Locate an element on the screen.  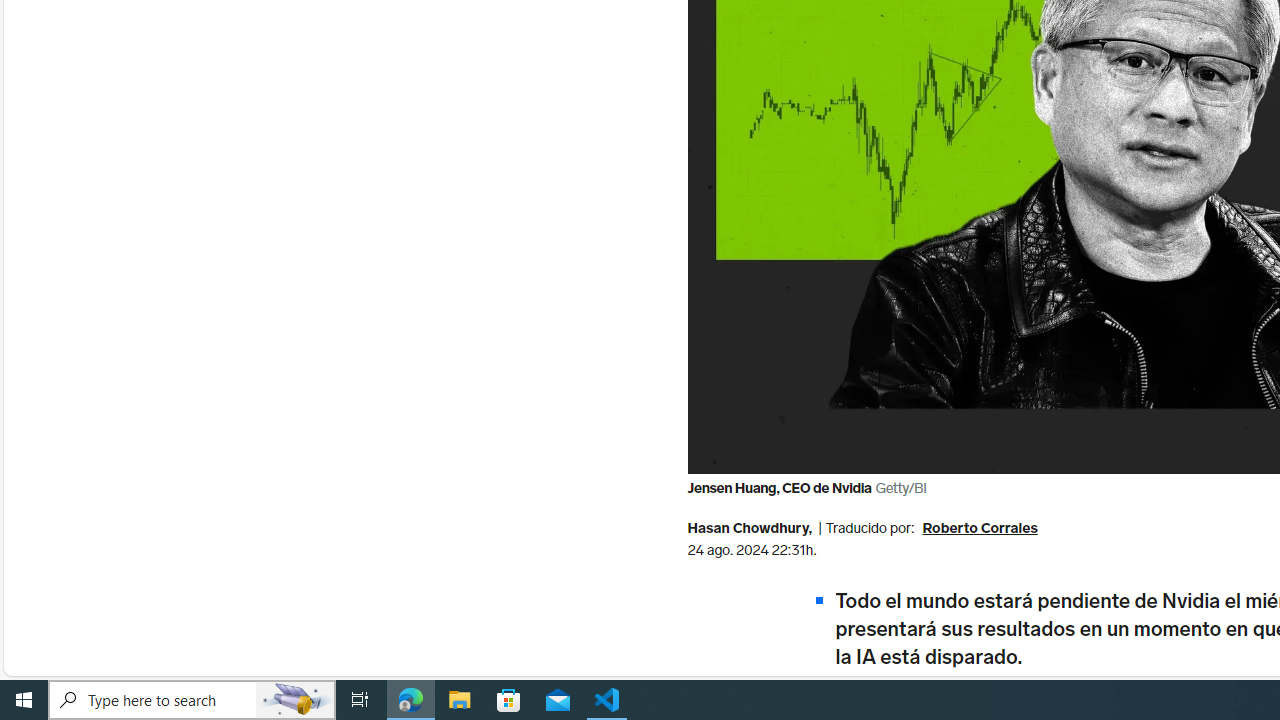
'Roberto Corrales' is located at coordinates (979, 529).